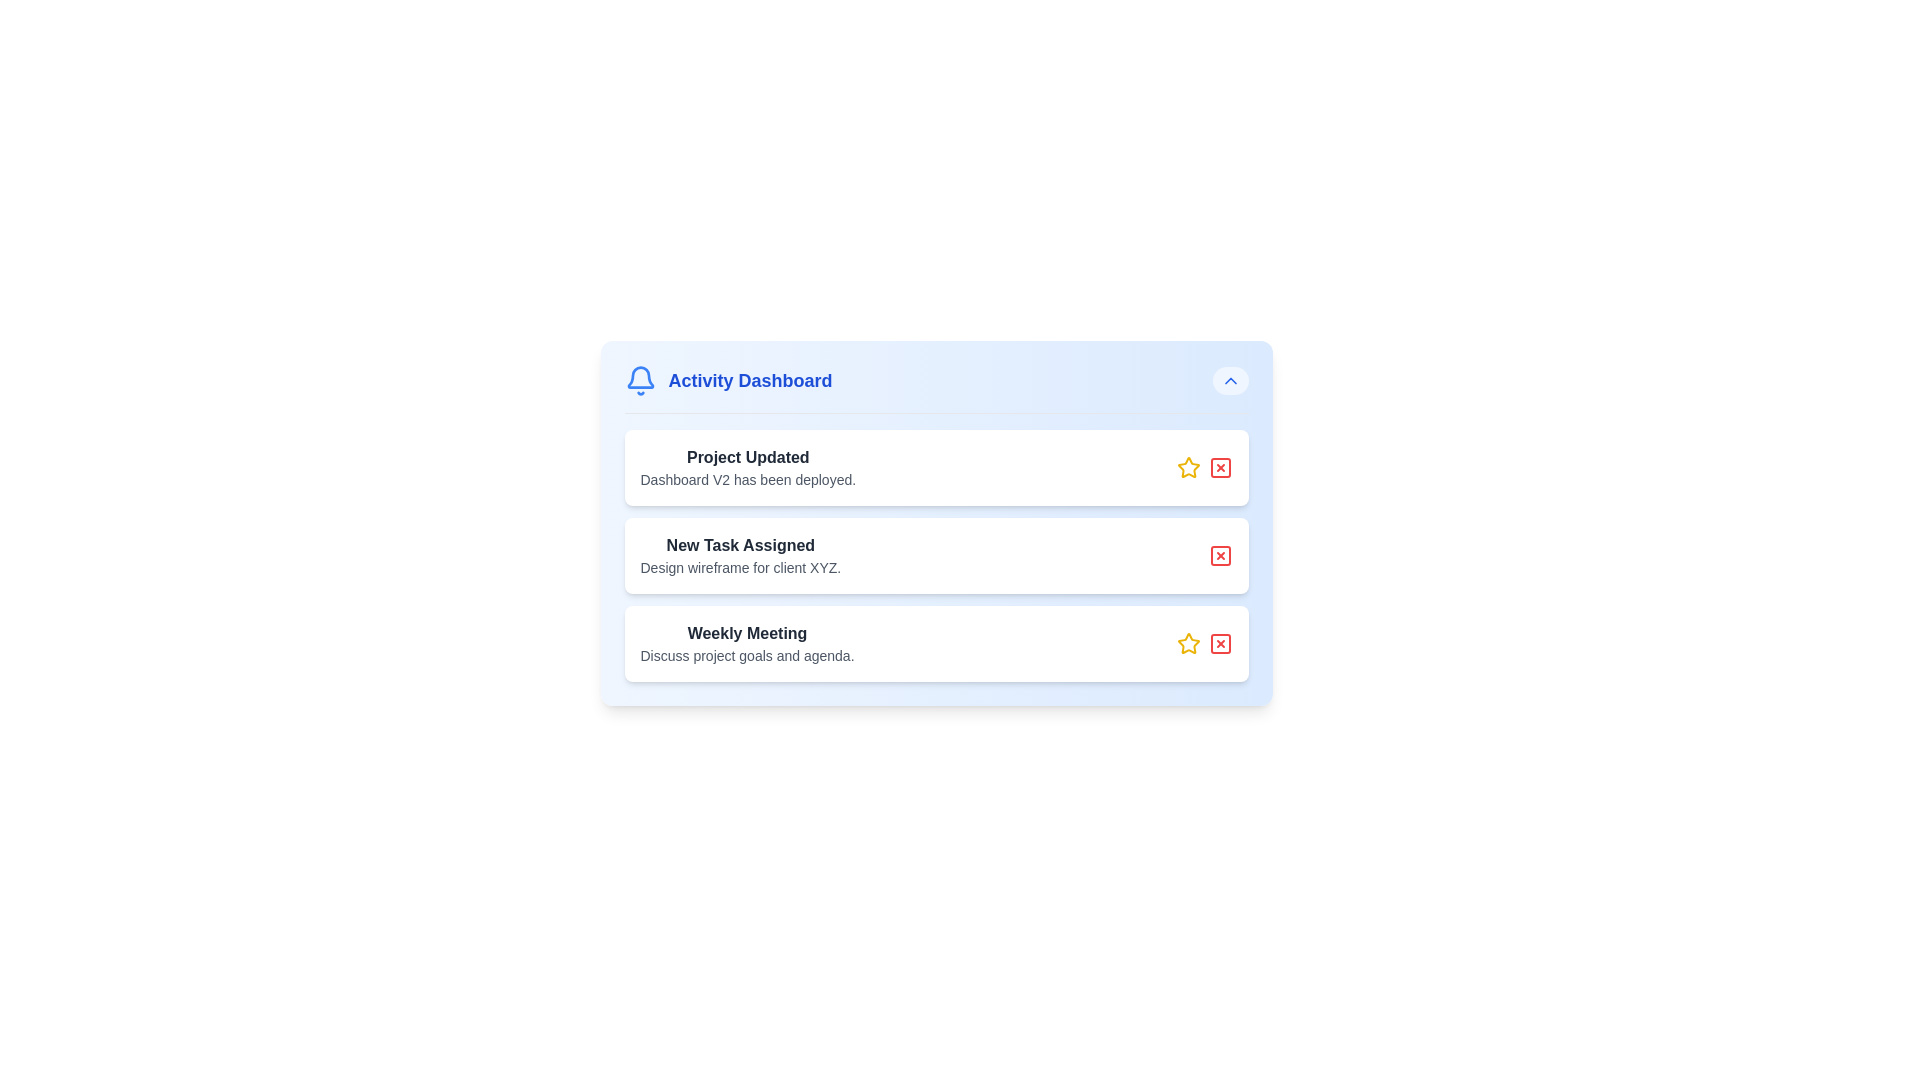  What do you see at coordinates (1229, 381) in the screenshot?
I see `the upward-facing chevron icon with a blue stroke located at the top-right corner of the 'Activity Dashboard' section` at bounding box center [1229, 381].